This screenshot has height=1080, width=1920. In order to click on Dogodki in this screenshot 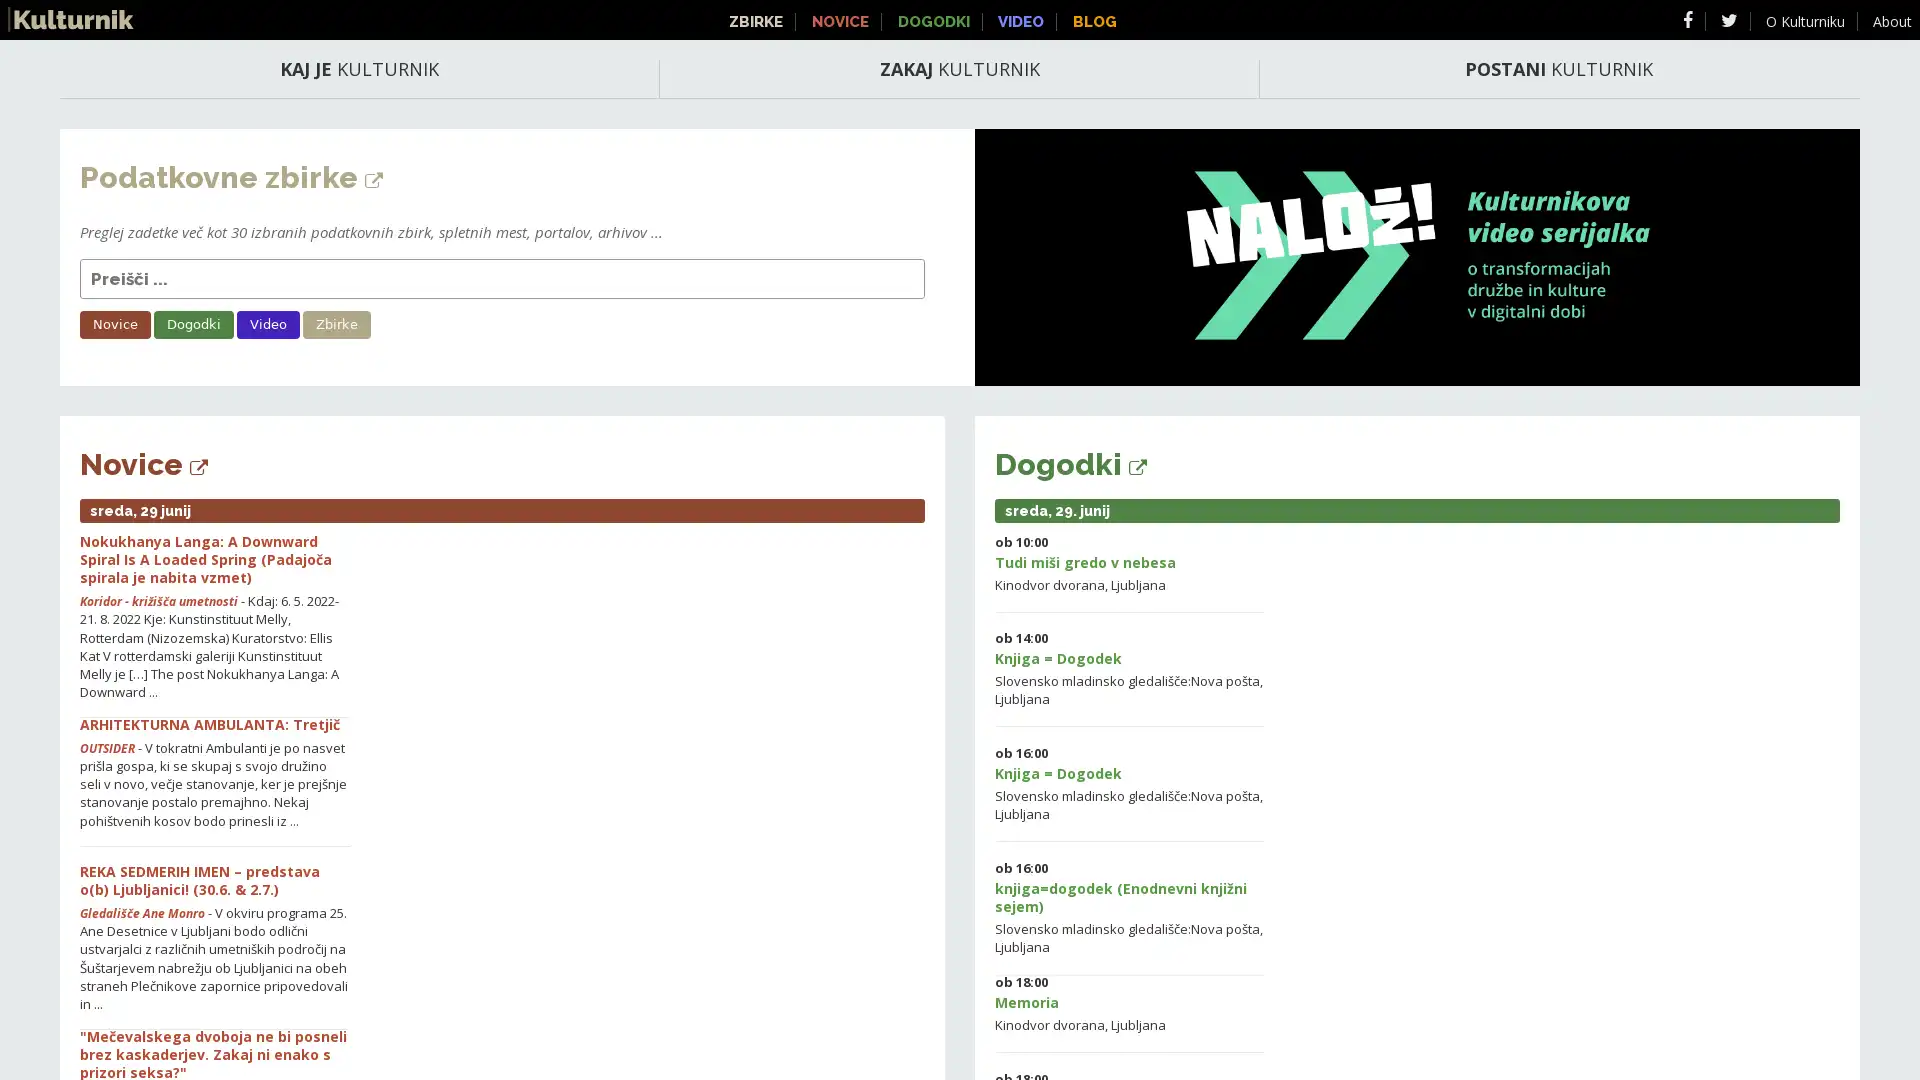, I will do `click(193, 323)`.